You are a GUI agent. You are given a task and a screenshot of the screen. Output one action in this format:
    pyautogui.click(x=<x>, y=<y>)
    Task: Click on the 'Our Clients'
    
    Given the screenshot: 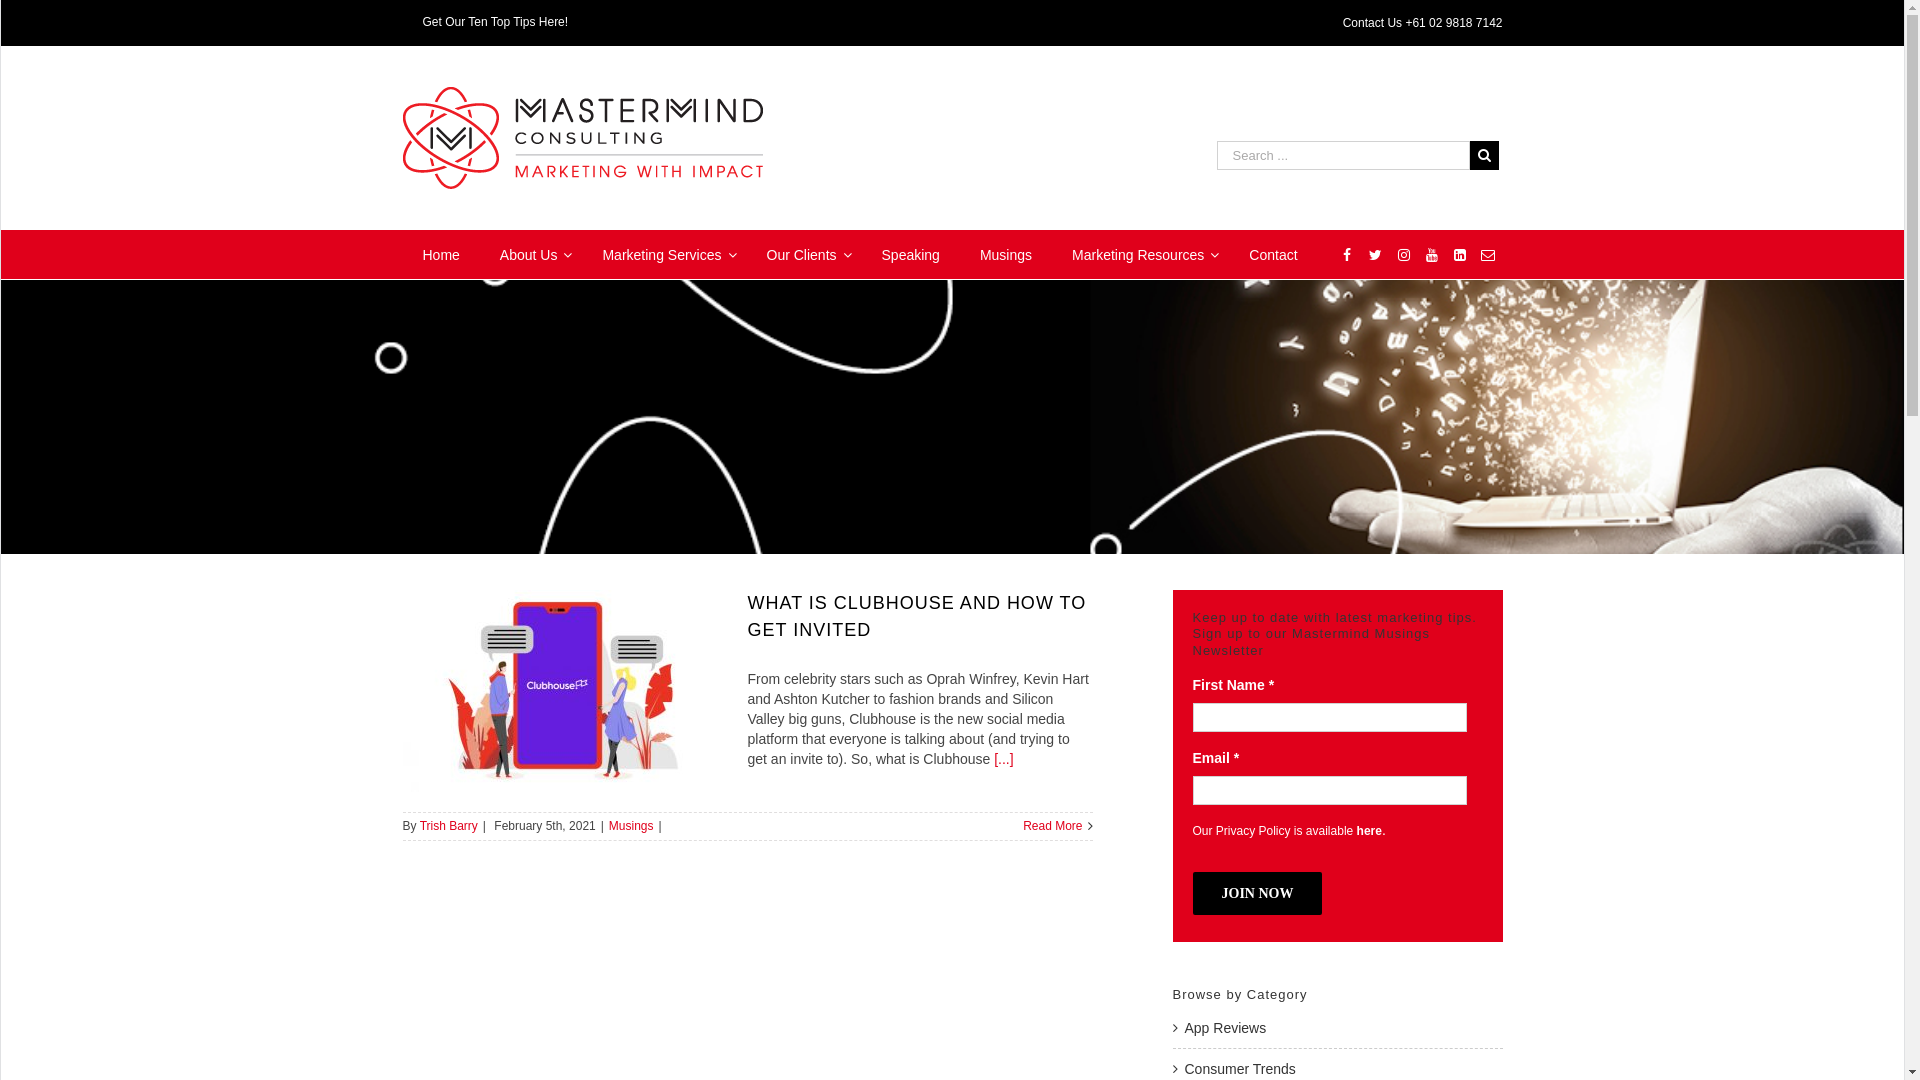 What is the action you would take?
    pyautogui.click(x=803, y=253)
    